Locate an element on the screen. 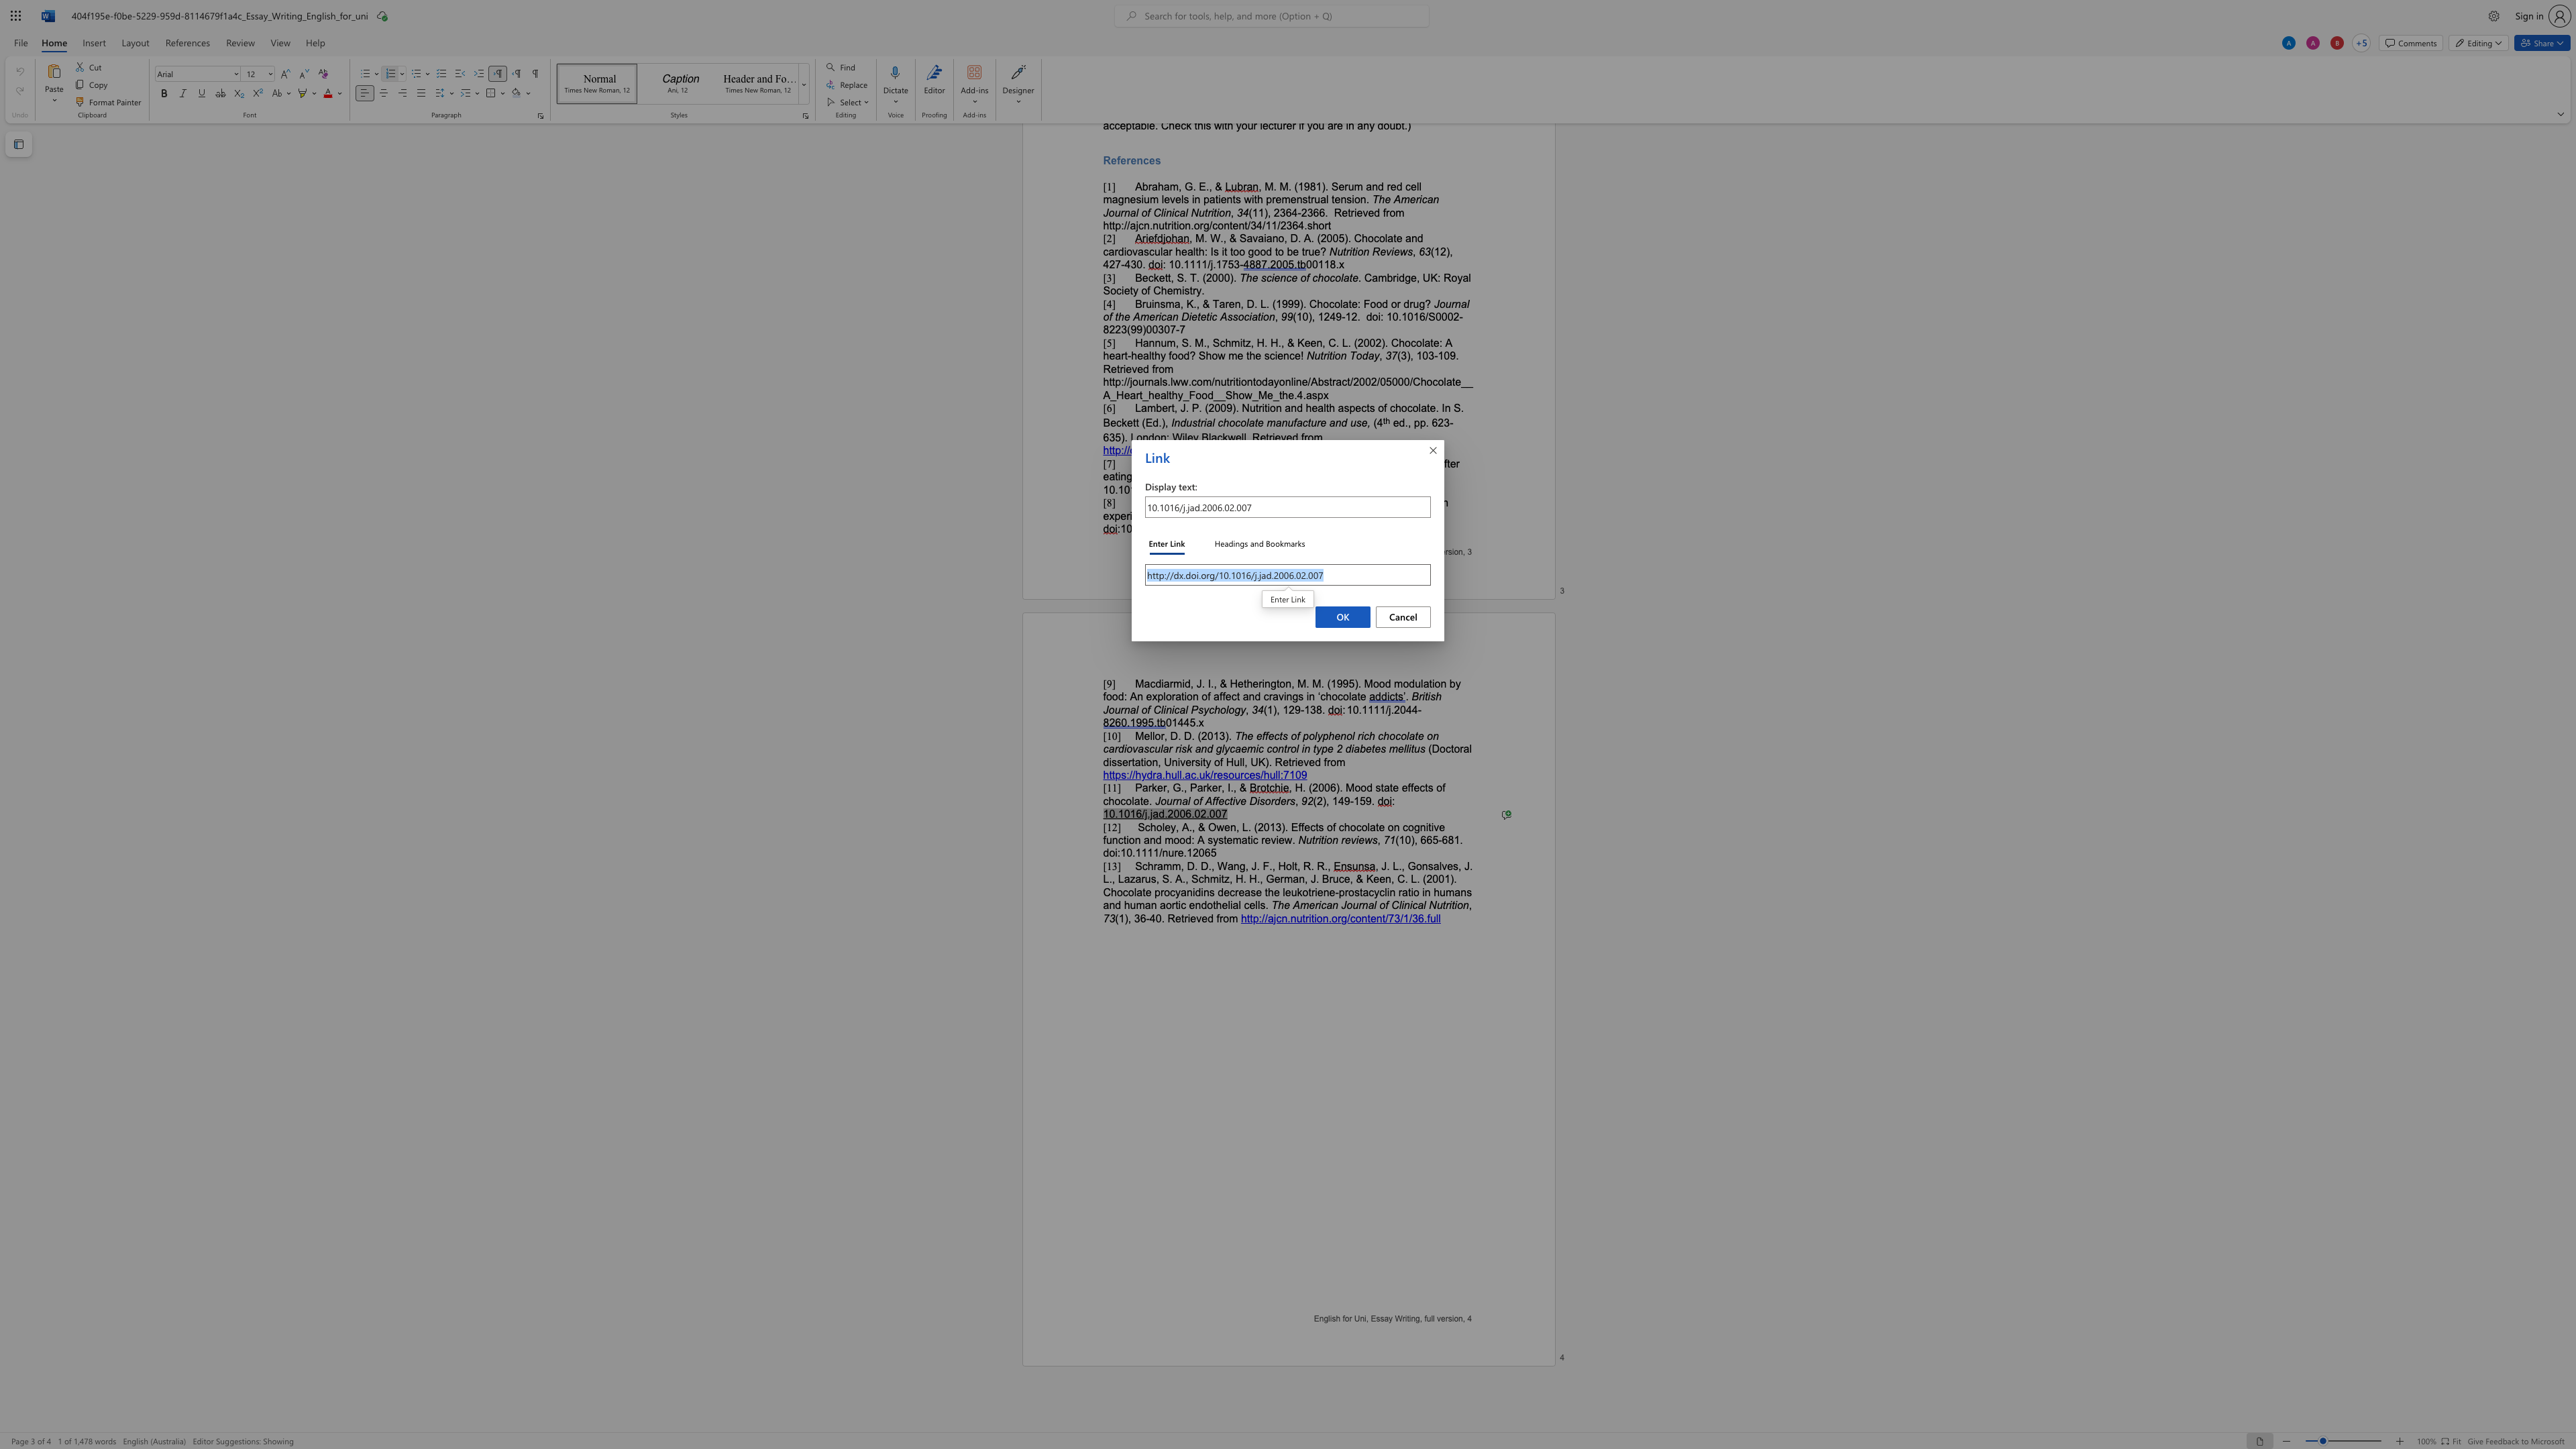  the space between the continuous character "n" and "i" in the text is located at coordinates (1362, 1318).